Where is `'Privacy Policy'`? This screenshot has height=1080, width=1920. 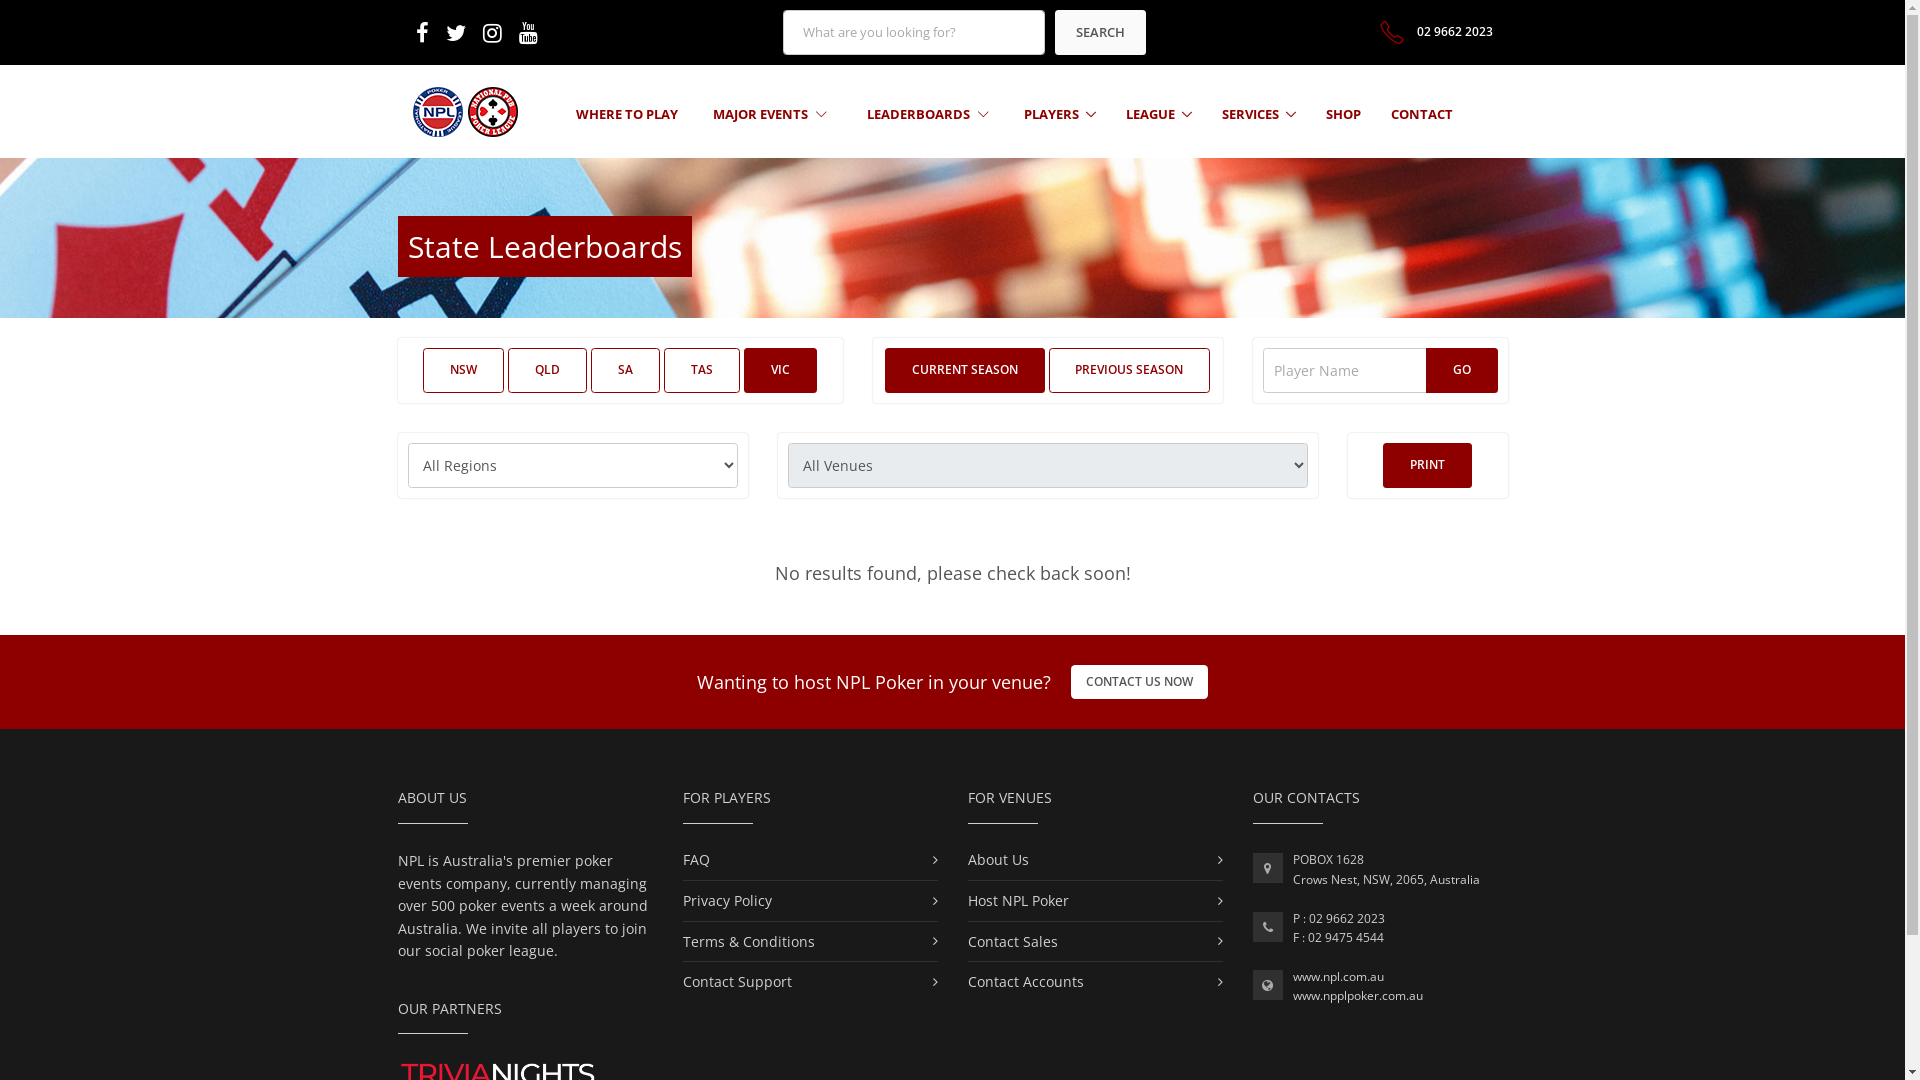 'Privacy Policy' is located at coordinates (725, 900).